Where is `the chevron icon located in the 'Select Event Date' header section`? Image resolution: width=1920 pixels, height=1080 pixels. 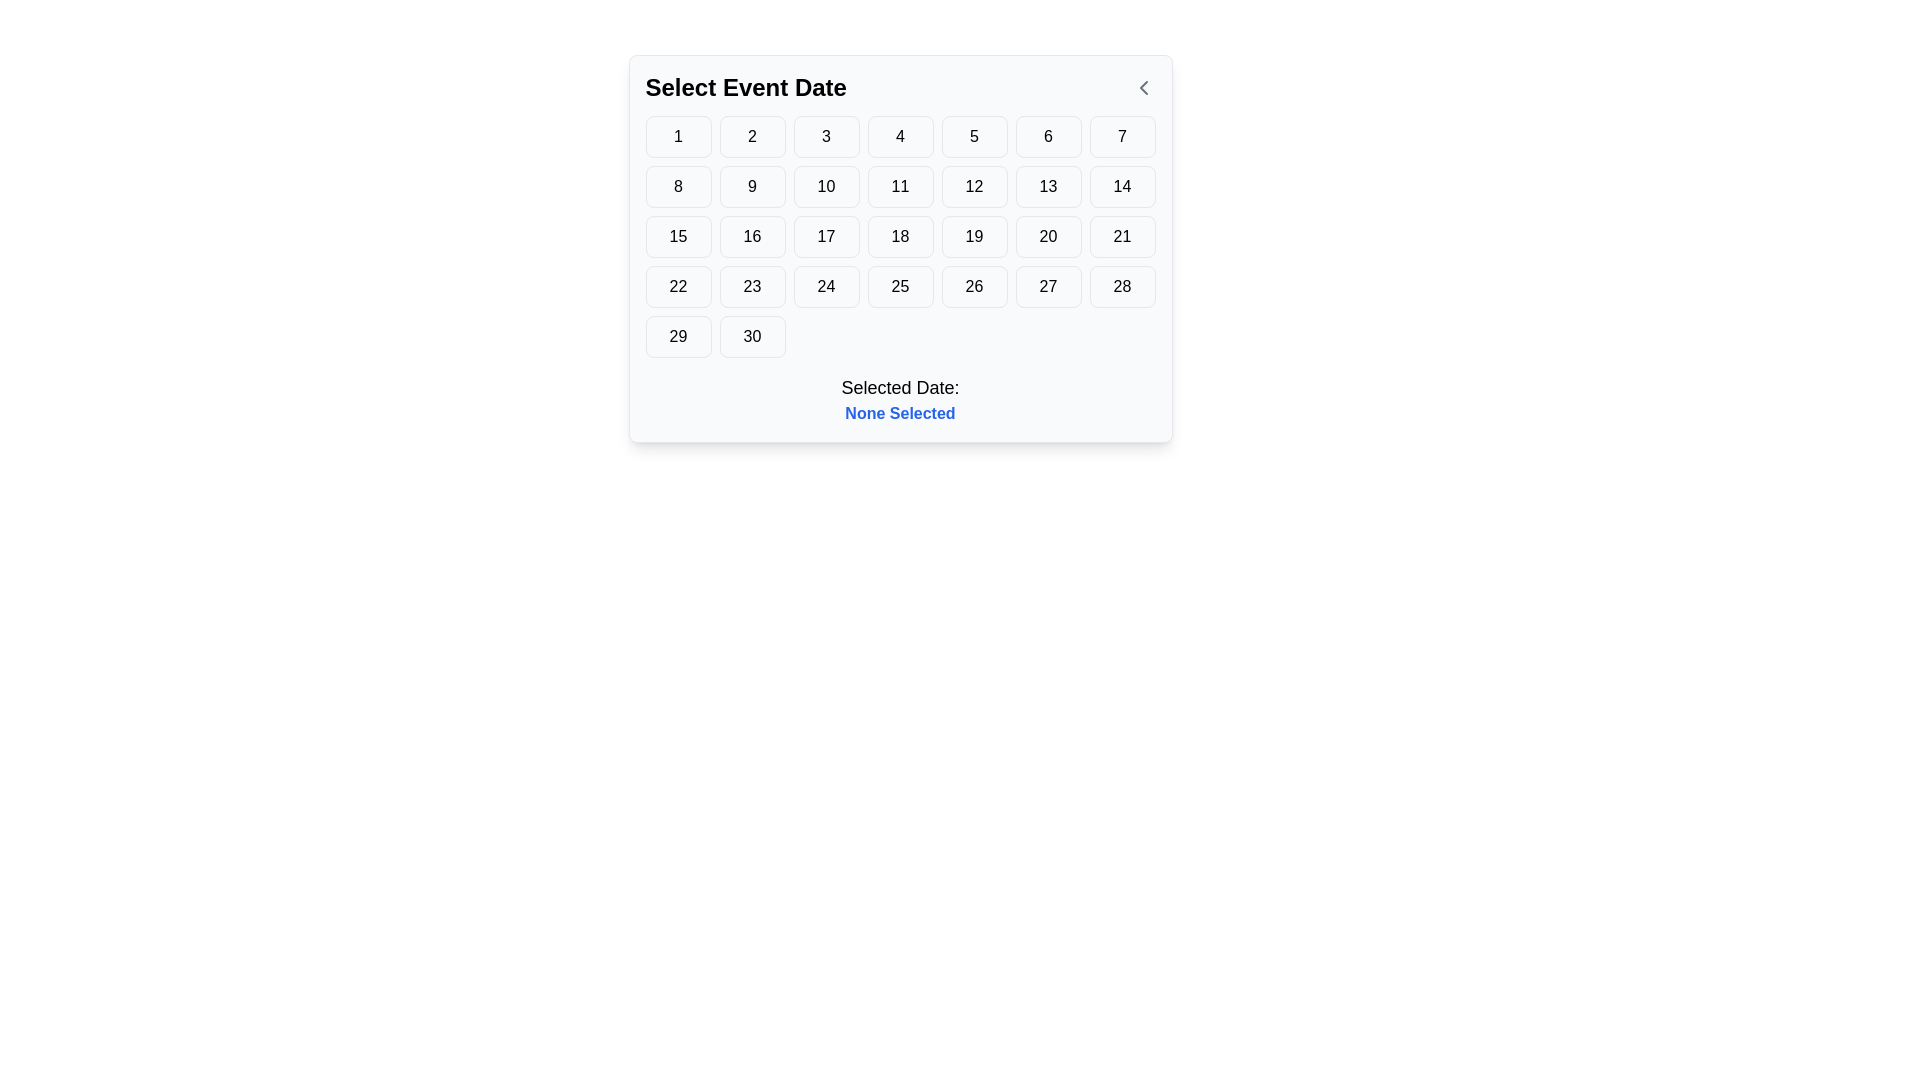
the chevron icon located in the 'Select Event Date' header section is located at coordinates (1143, 87).